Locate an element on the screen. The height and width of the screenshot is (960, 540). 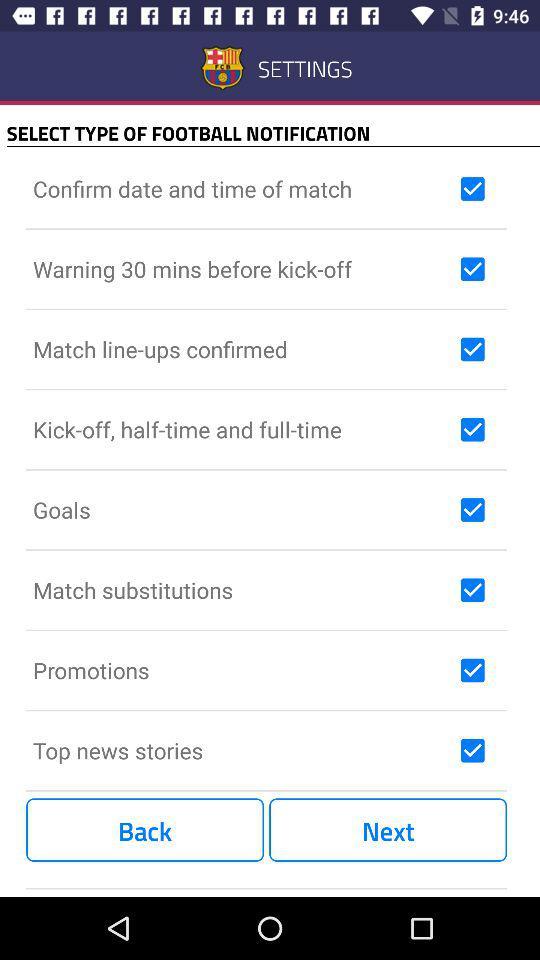
item to the right of the back icon is located at coordinates (388, 830).